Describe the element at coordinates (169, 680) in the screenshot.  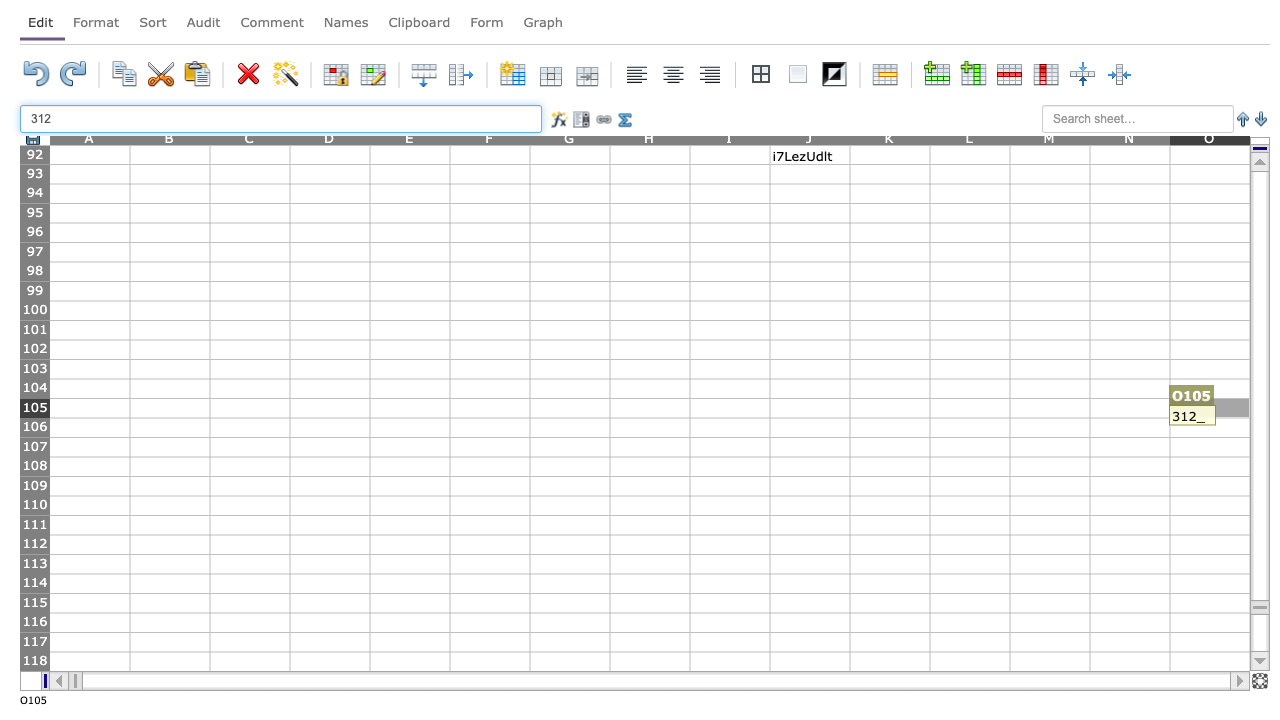
I see `Cell B-119` at that location.